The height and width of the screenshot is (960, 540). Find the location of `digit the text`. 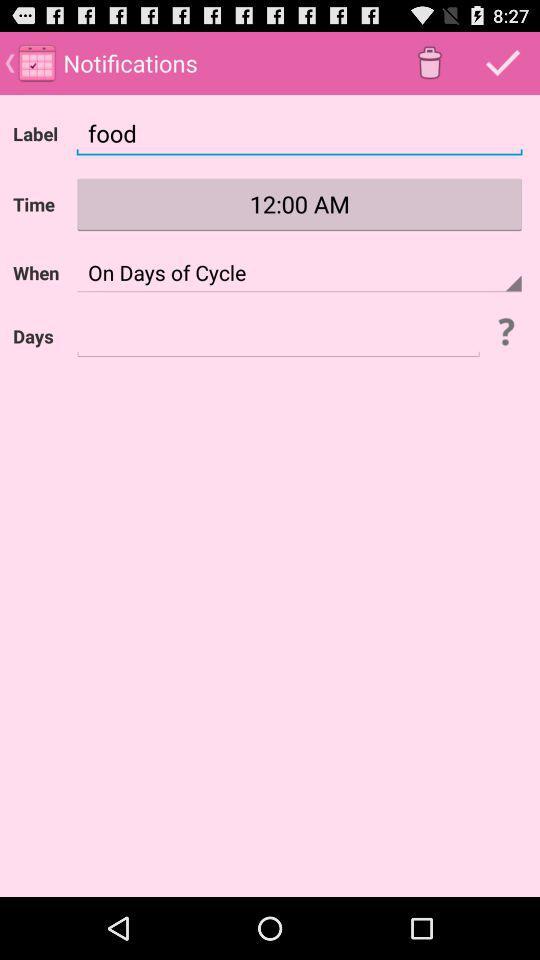

digit the text is located at coordinates (277, 336).